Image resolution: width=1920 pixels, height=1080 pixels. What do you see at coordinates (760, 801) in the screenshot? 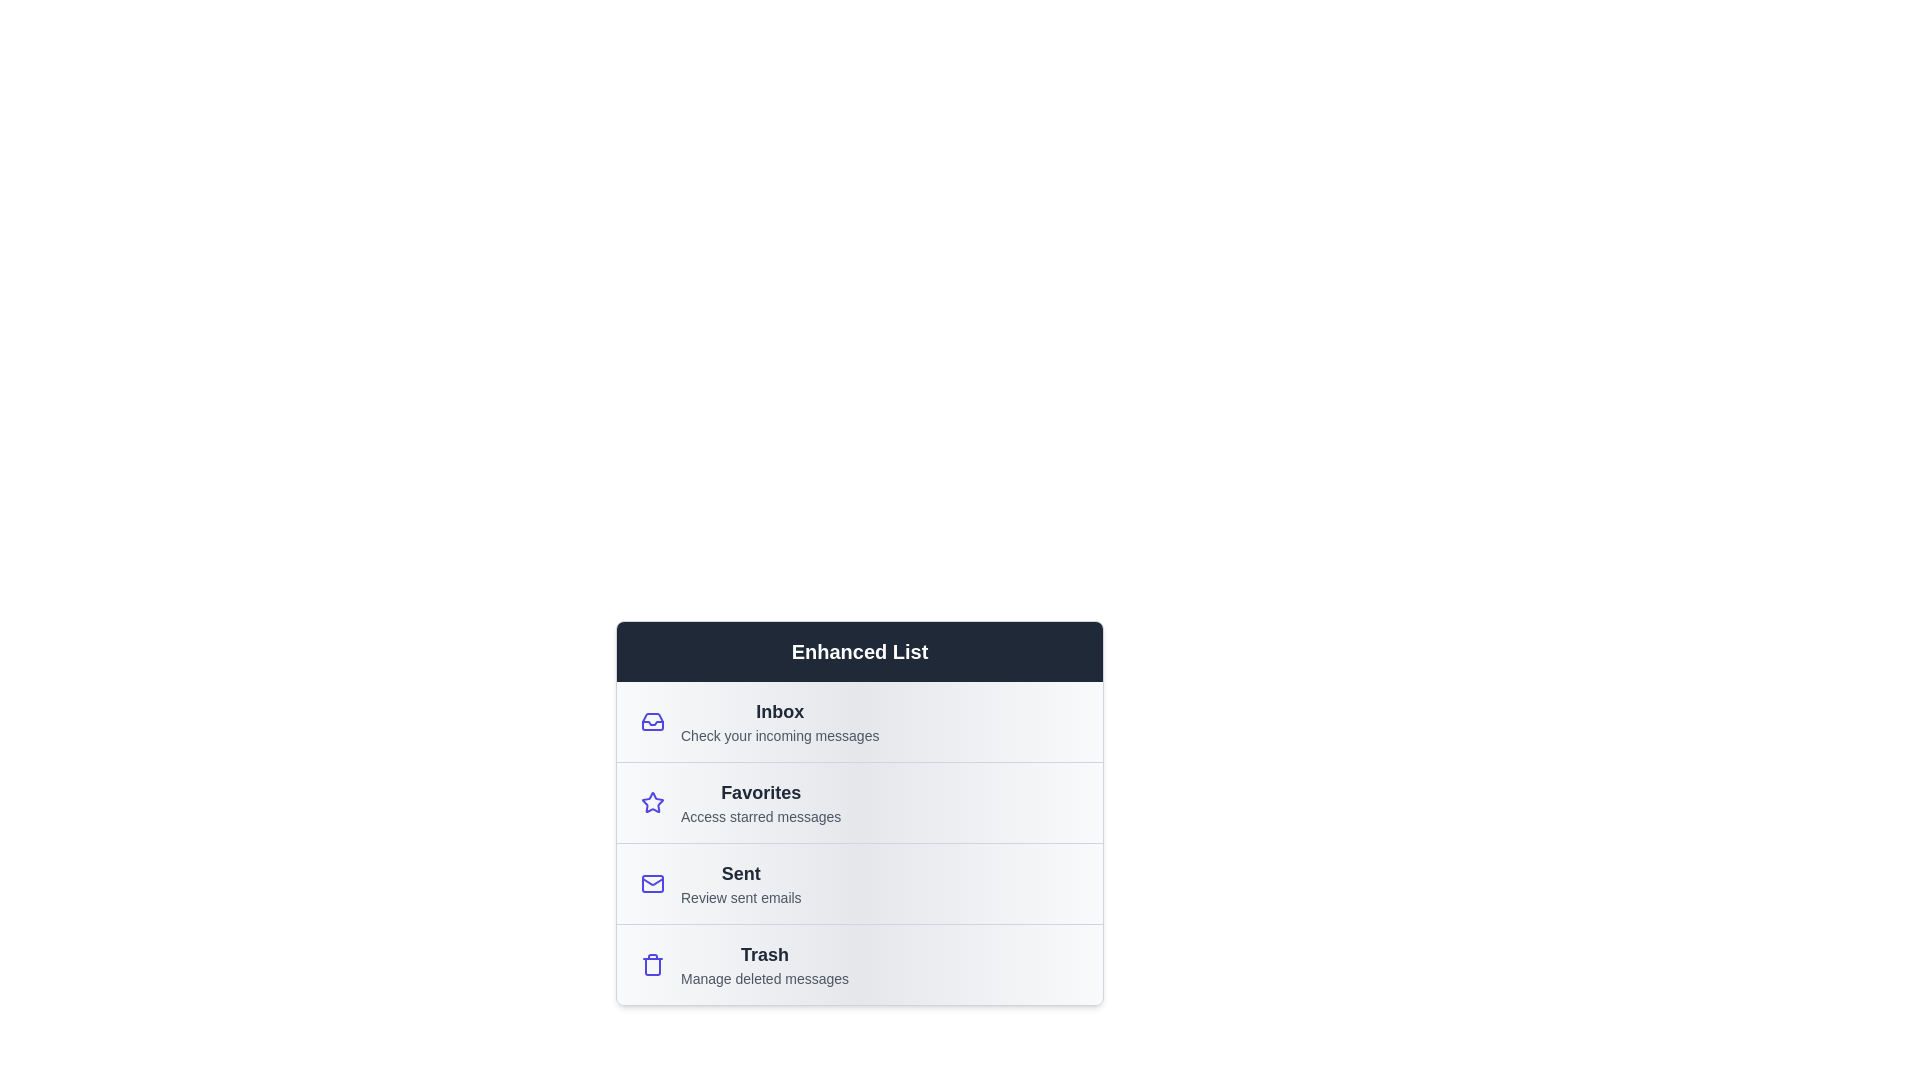
I see `the second entry of the vertical list, which is the navigation item for accessing starred messages` at bounding box center [760, 801].